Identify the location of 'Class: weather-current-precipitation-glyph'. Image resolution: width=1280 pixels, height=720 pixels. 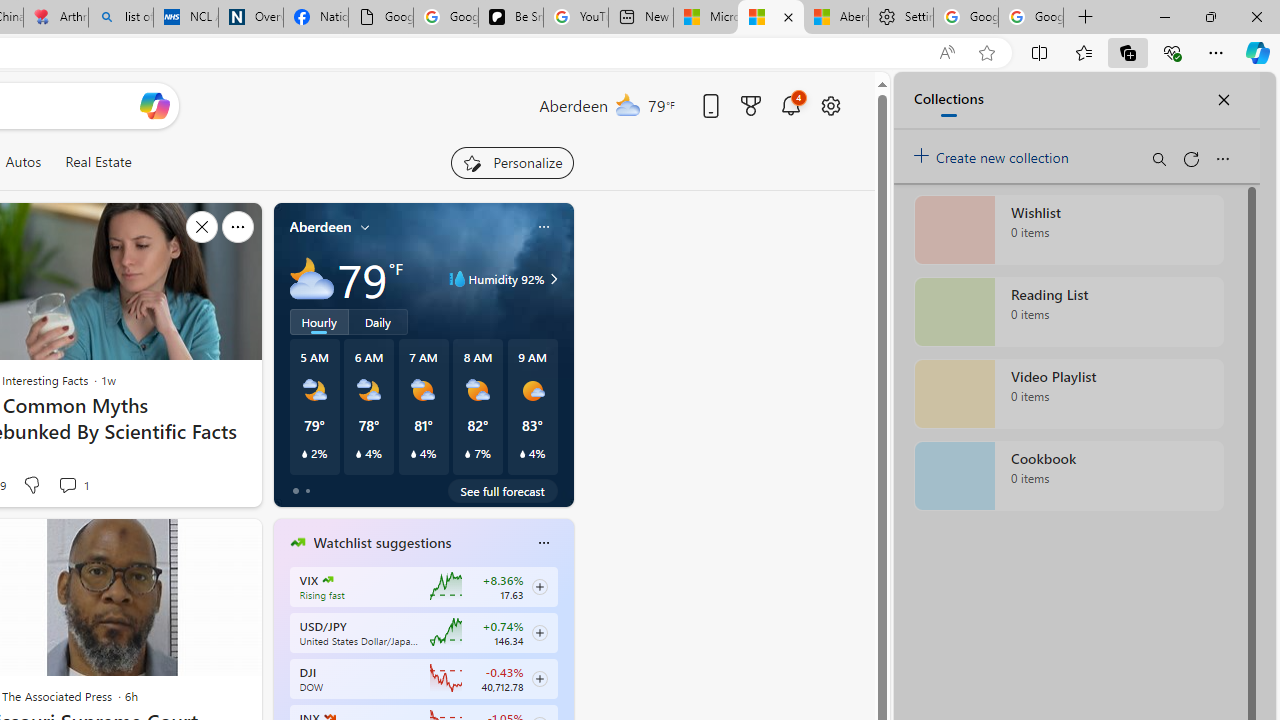
(522, 453).